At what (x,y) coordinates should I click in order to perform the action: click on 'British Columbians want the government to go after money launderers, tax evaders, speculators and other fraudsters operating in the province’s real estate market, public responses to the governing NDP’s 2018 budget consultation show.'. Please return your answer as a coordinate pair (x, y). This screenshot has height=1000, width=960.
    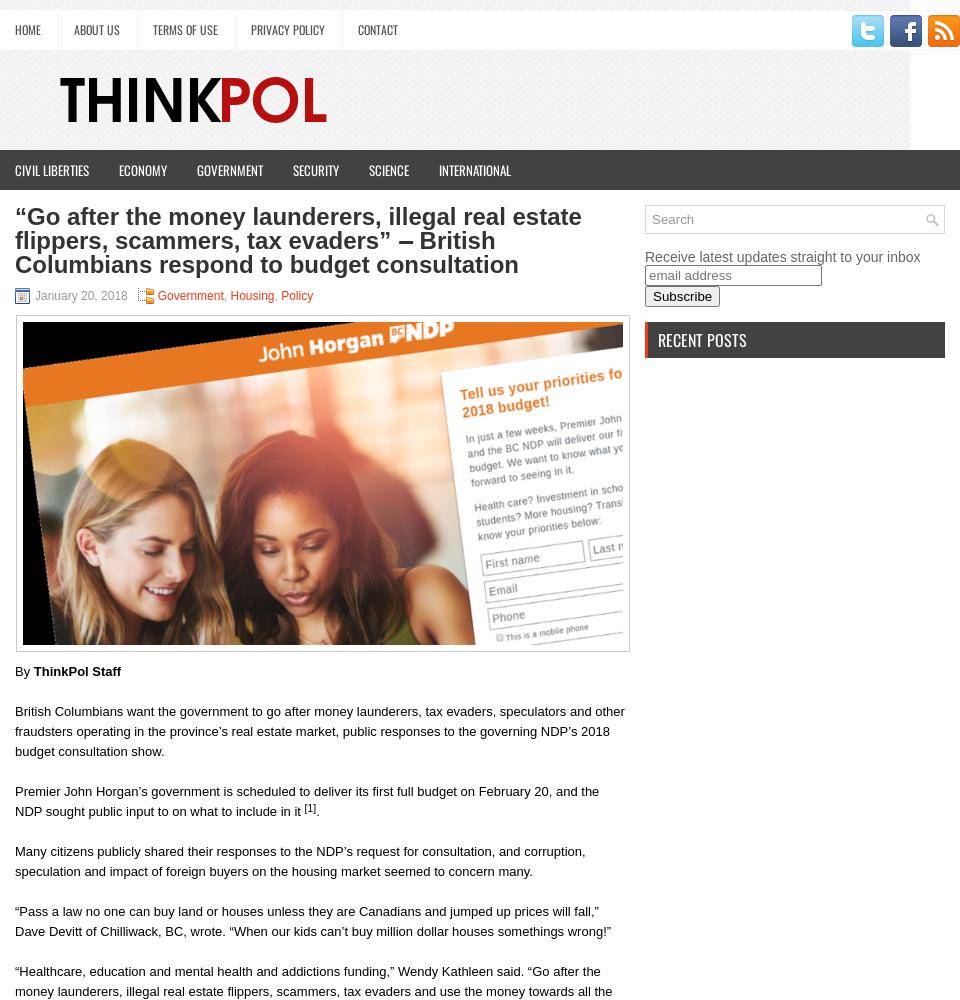
    Looking at the image, I should click on (319, 730).